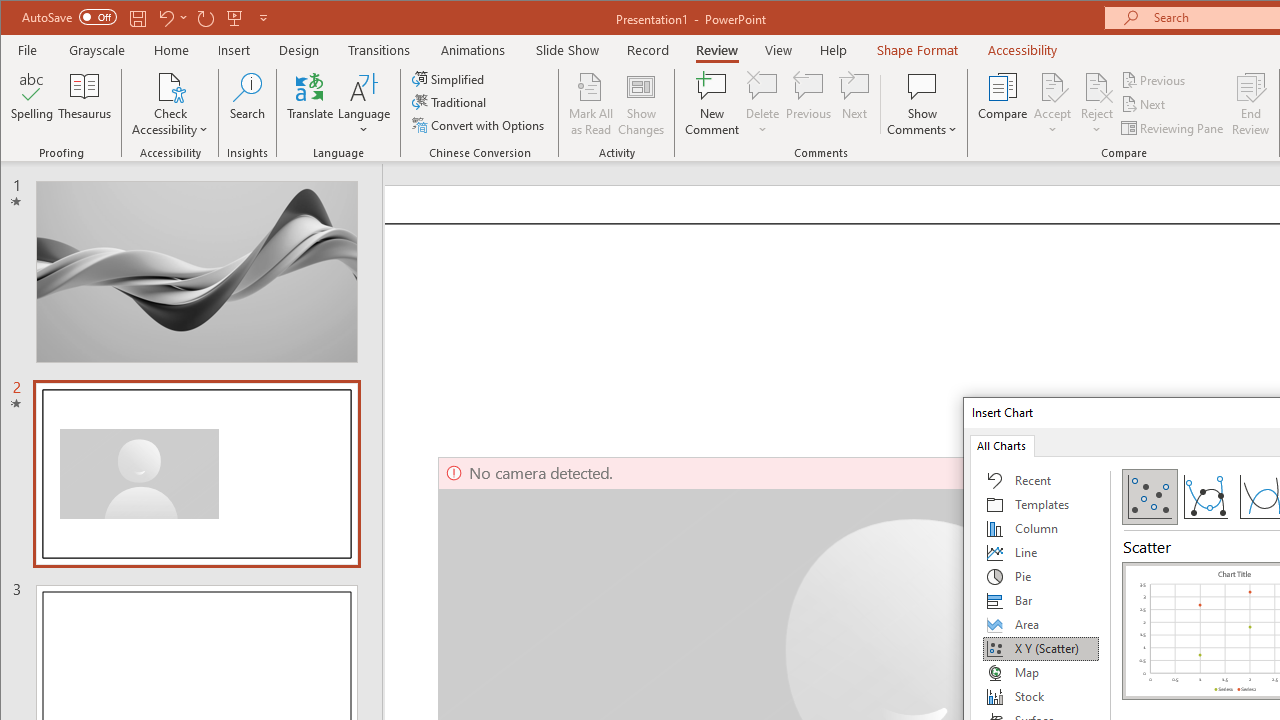 This screenshot has width=1280, height=720. Describe the element at coordinates (1204, 495) in the screenshot. I see `'Scatter with Smooth Lines and Markers'` at that location.